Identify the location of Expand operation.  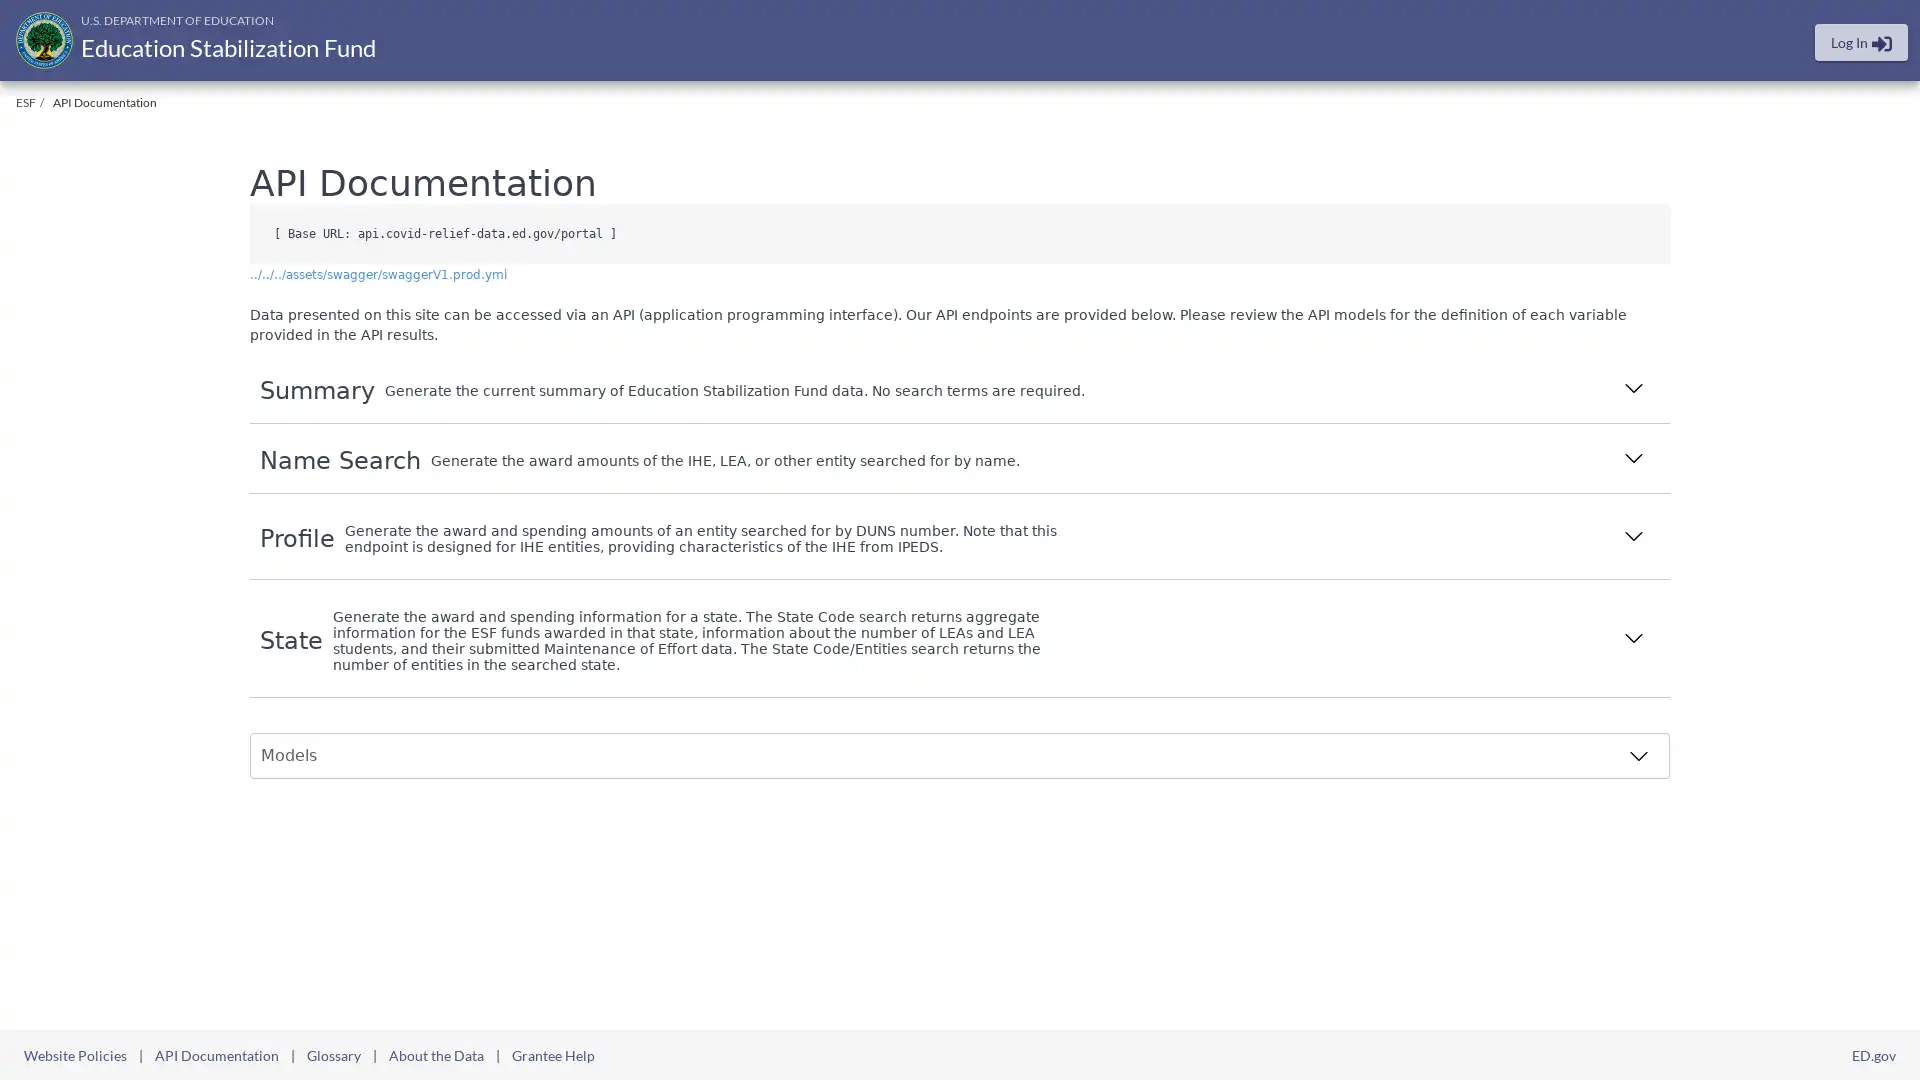
(1633, 537).